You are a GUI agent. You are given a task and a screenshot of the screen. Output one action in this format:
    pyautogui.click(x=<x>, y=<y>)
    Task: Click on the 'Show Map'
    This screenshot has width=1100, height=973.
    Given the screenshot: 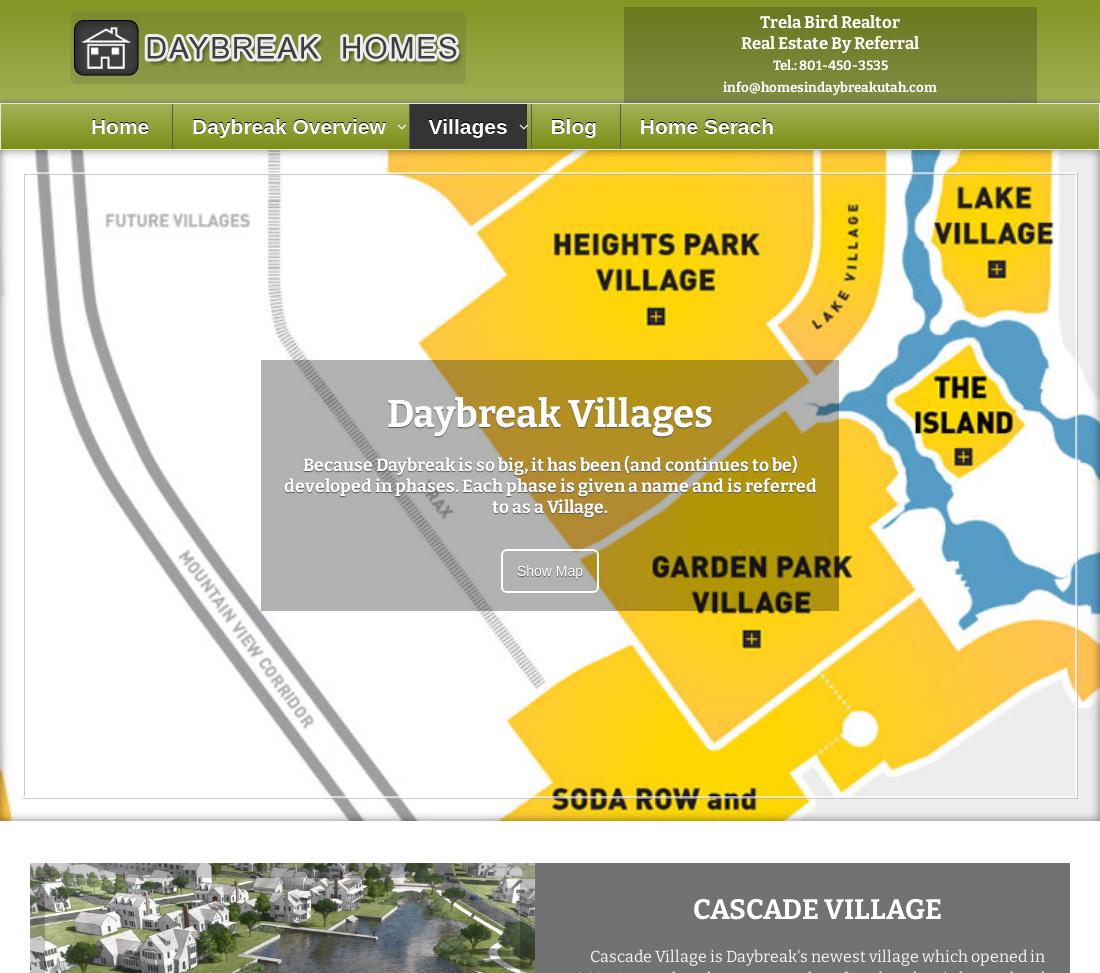 What is the action you would take?
    pyautogui.click(x=549, y=569)
    